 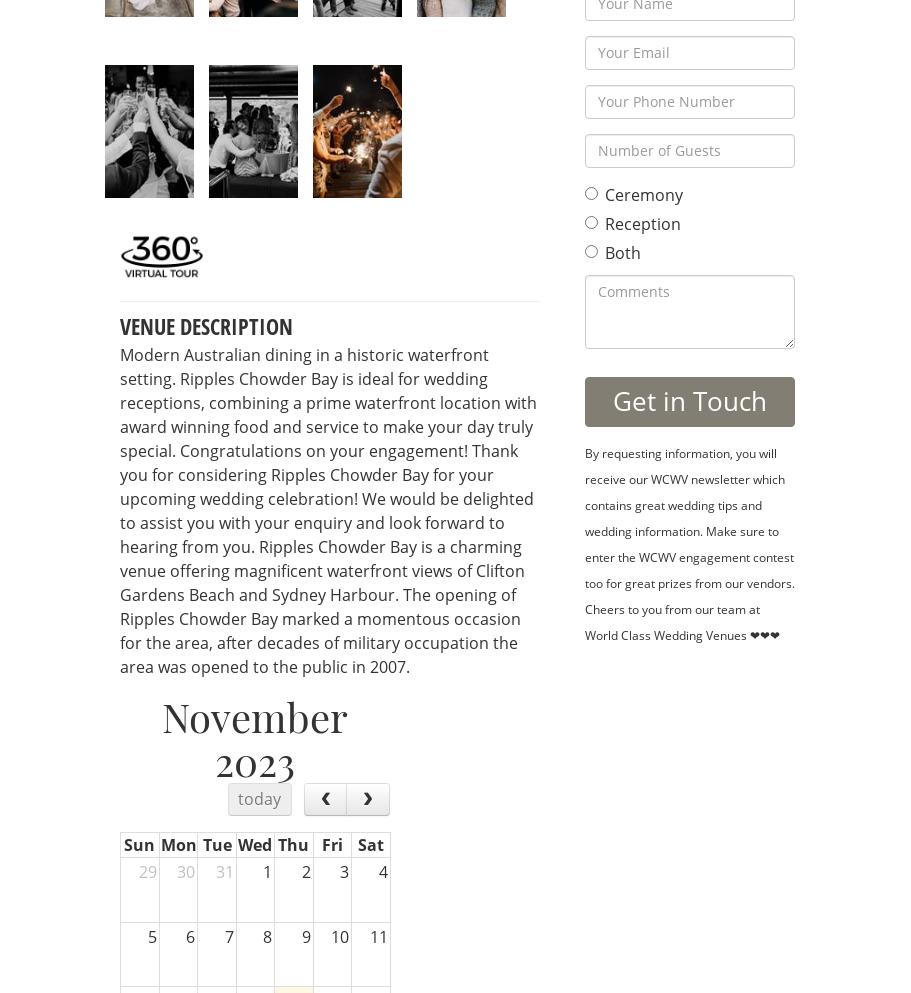 What do you see at coordinates (266, 870) in the screenshot?
I see `'1'` at bounding box center [266, 870].